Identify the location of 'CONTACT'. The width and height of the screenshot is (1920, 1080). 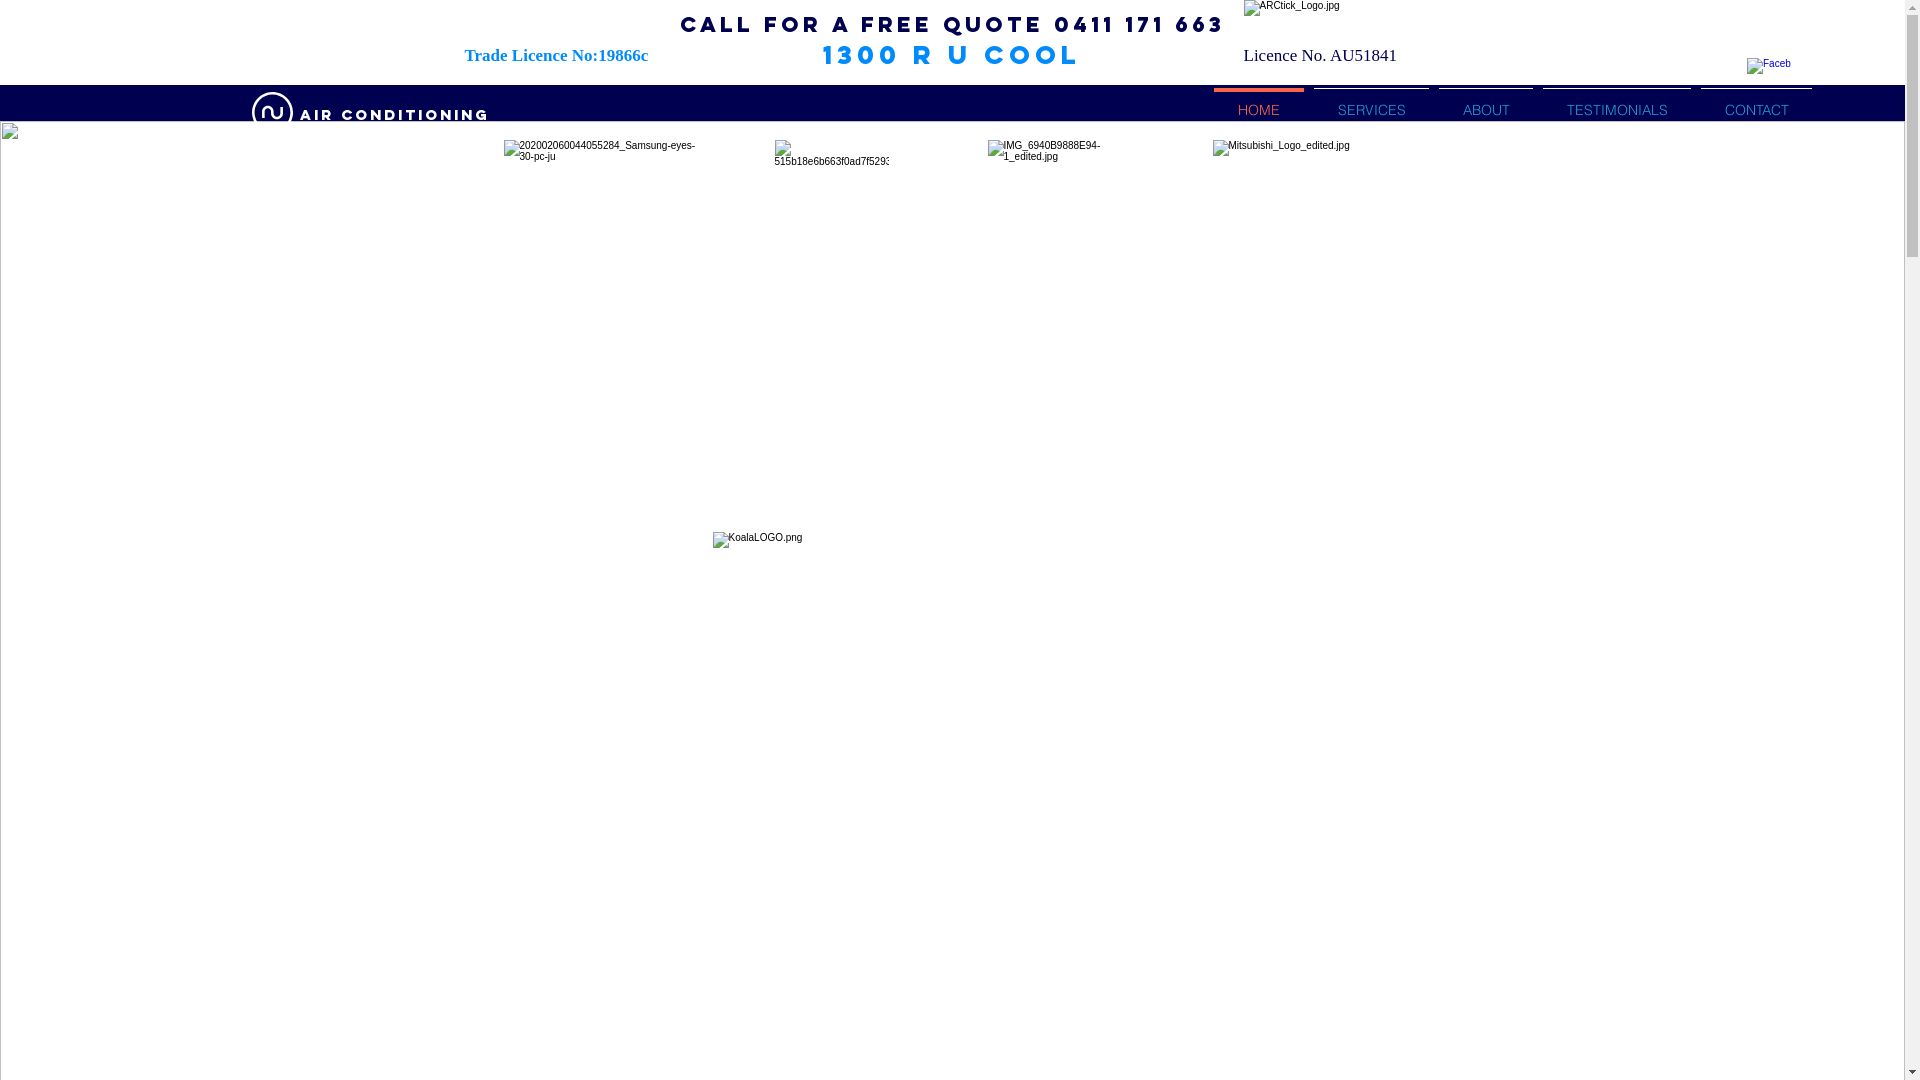
(1755, 101).